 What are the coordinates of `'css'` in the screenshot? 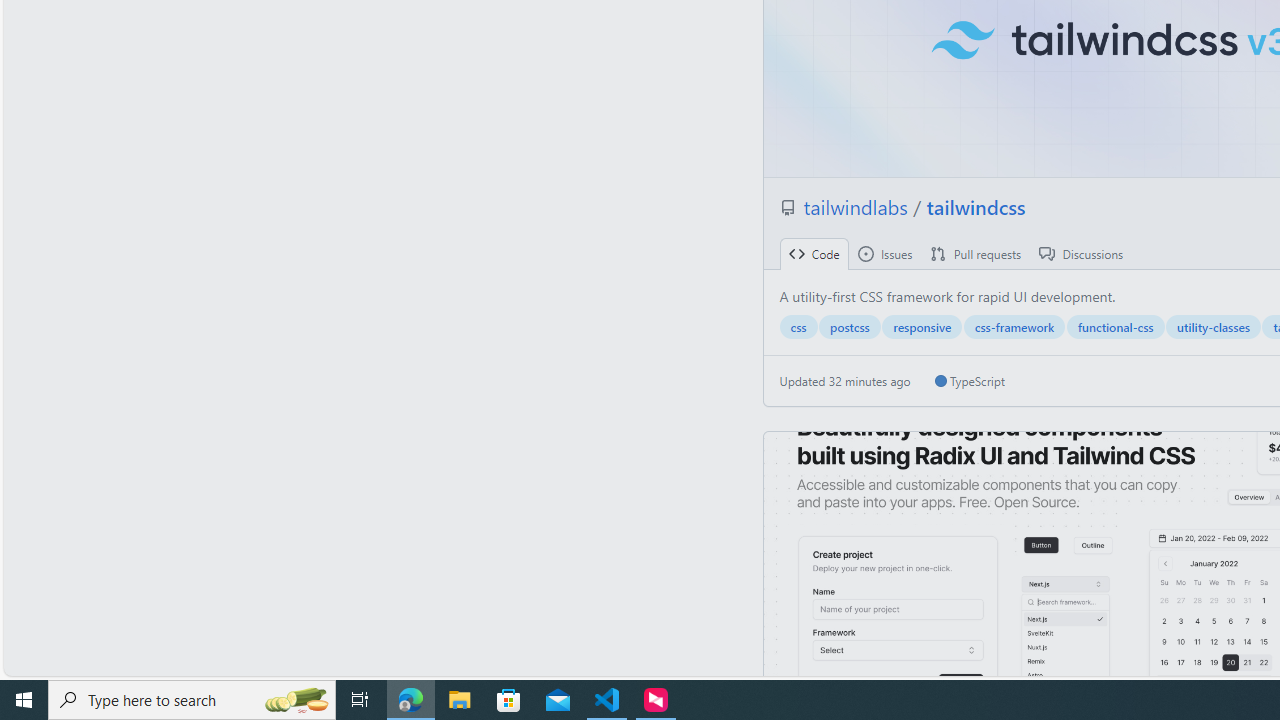 It's located at (797, 326).